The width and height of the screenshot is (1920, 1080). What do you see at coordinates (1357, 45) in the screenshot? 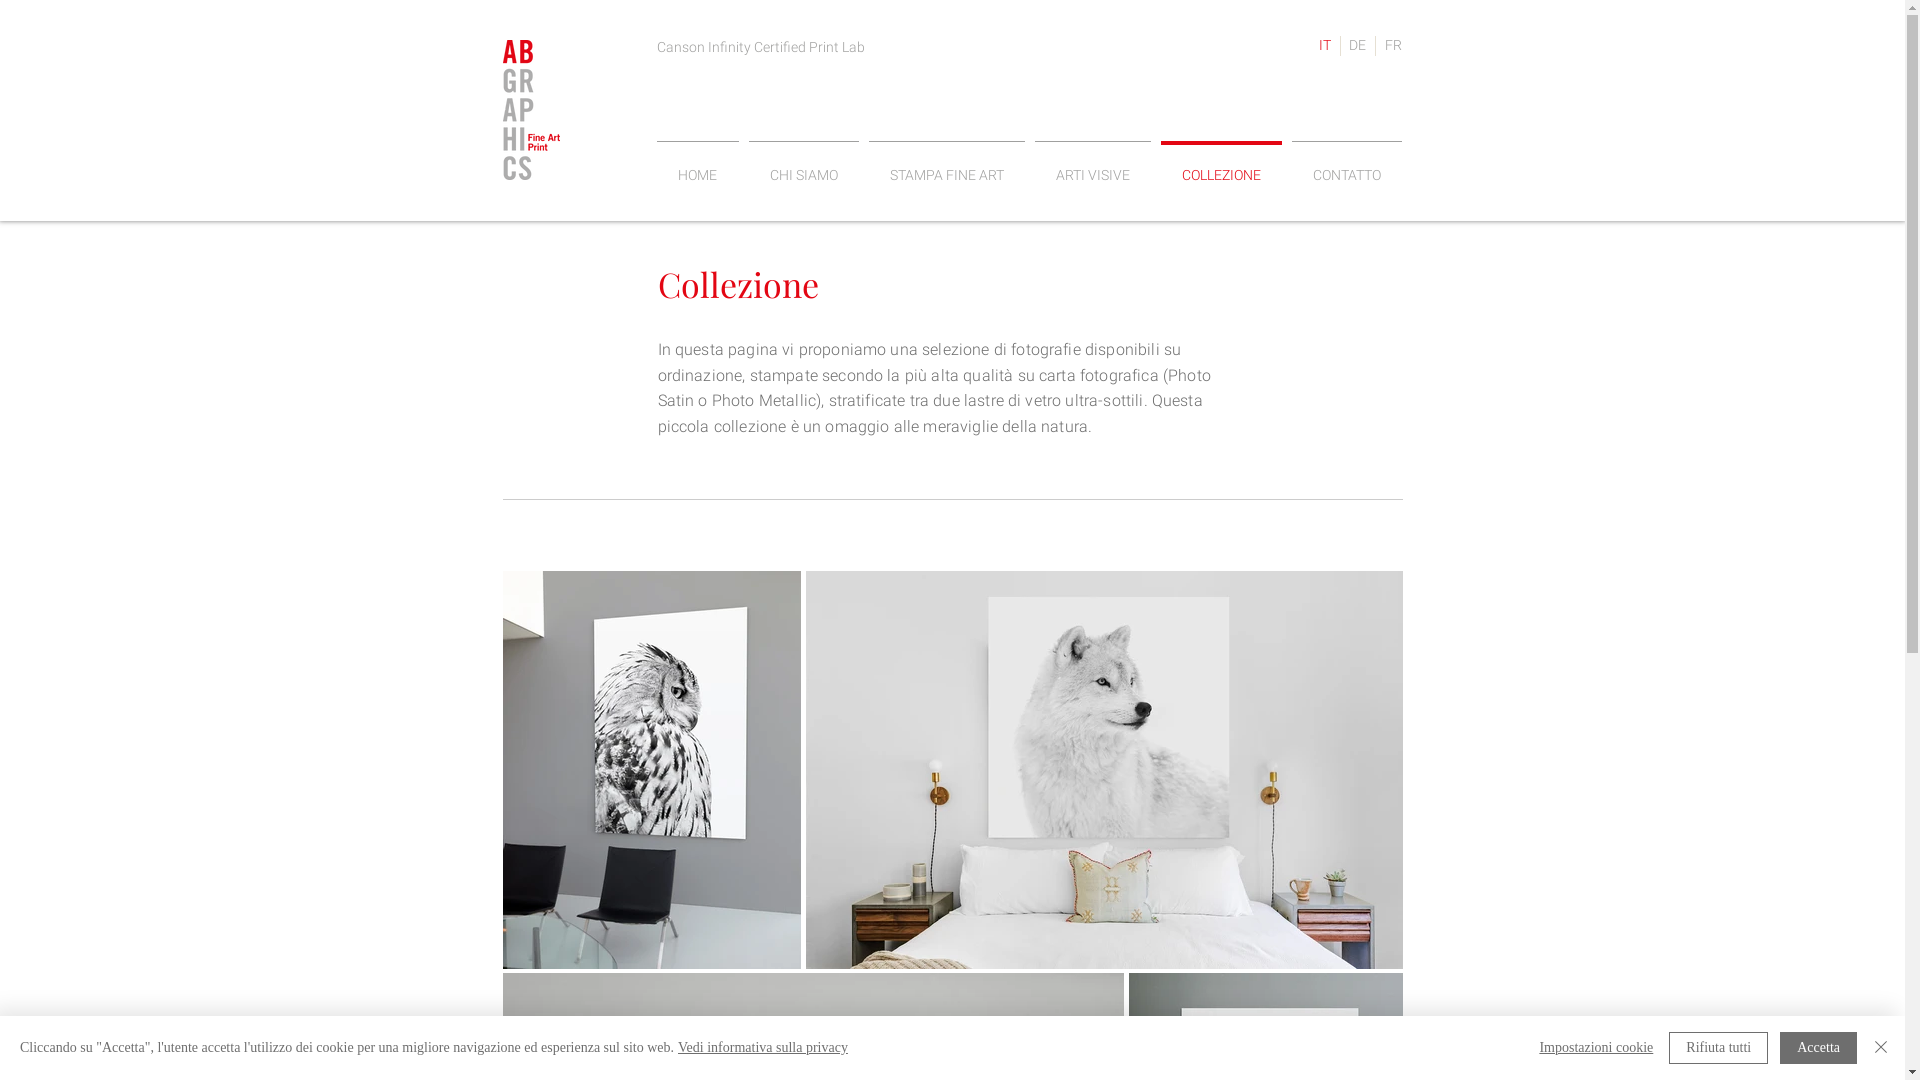
I see `'DE'` at bounding box center [1357, 45].